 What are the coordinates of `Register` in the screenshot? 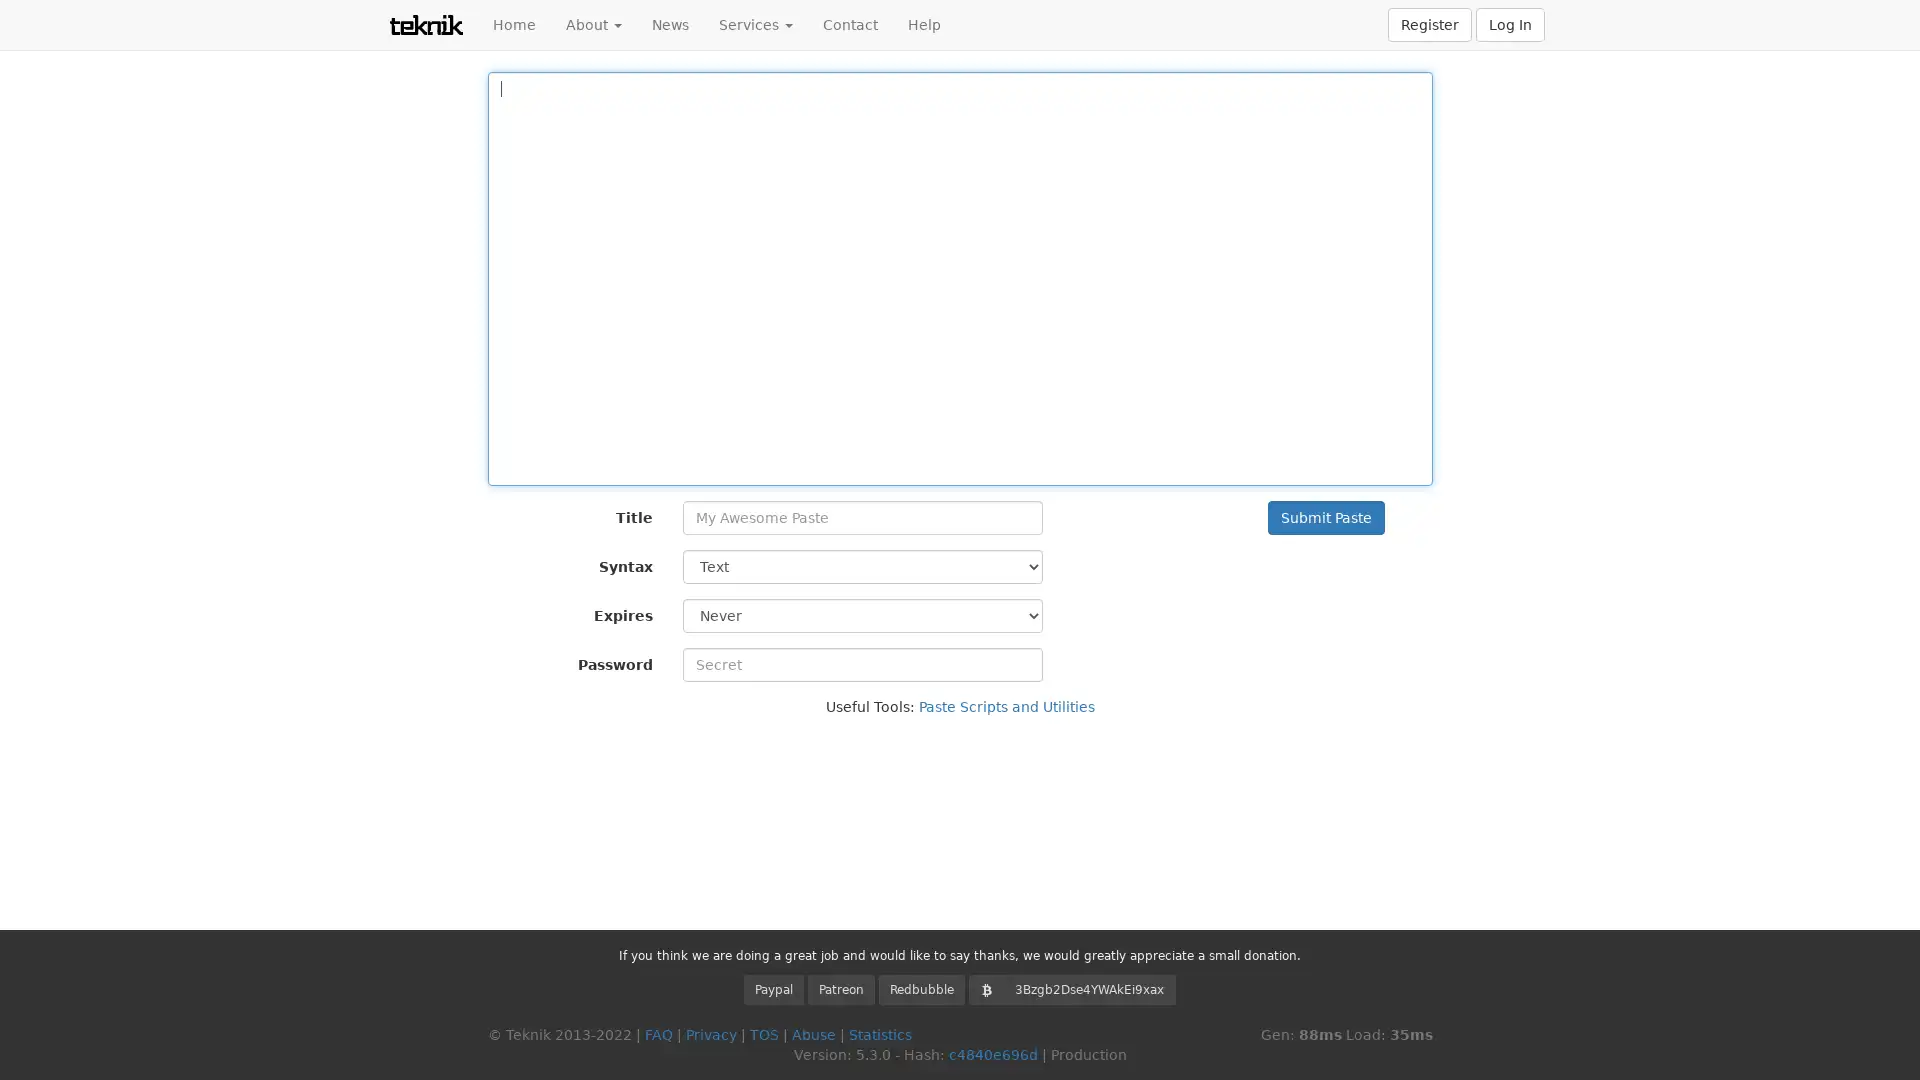 It's located at (1429, 24).